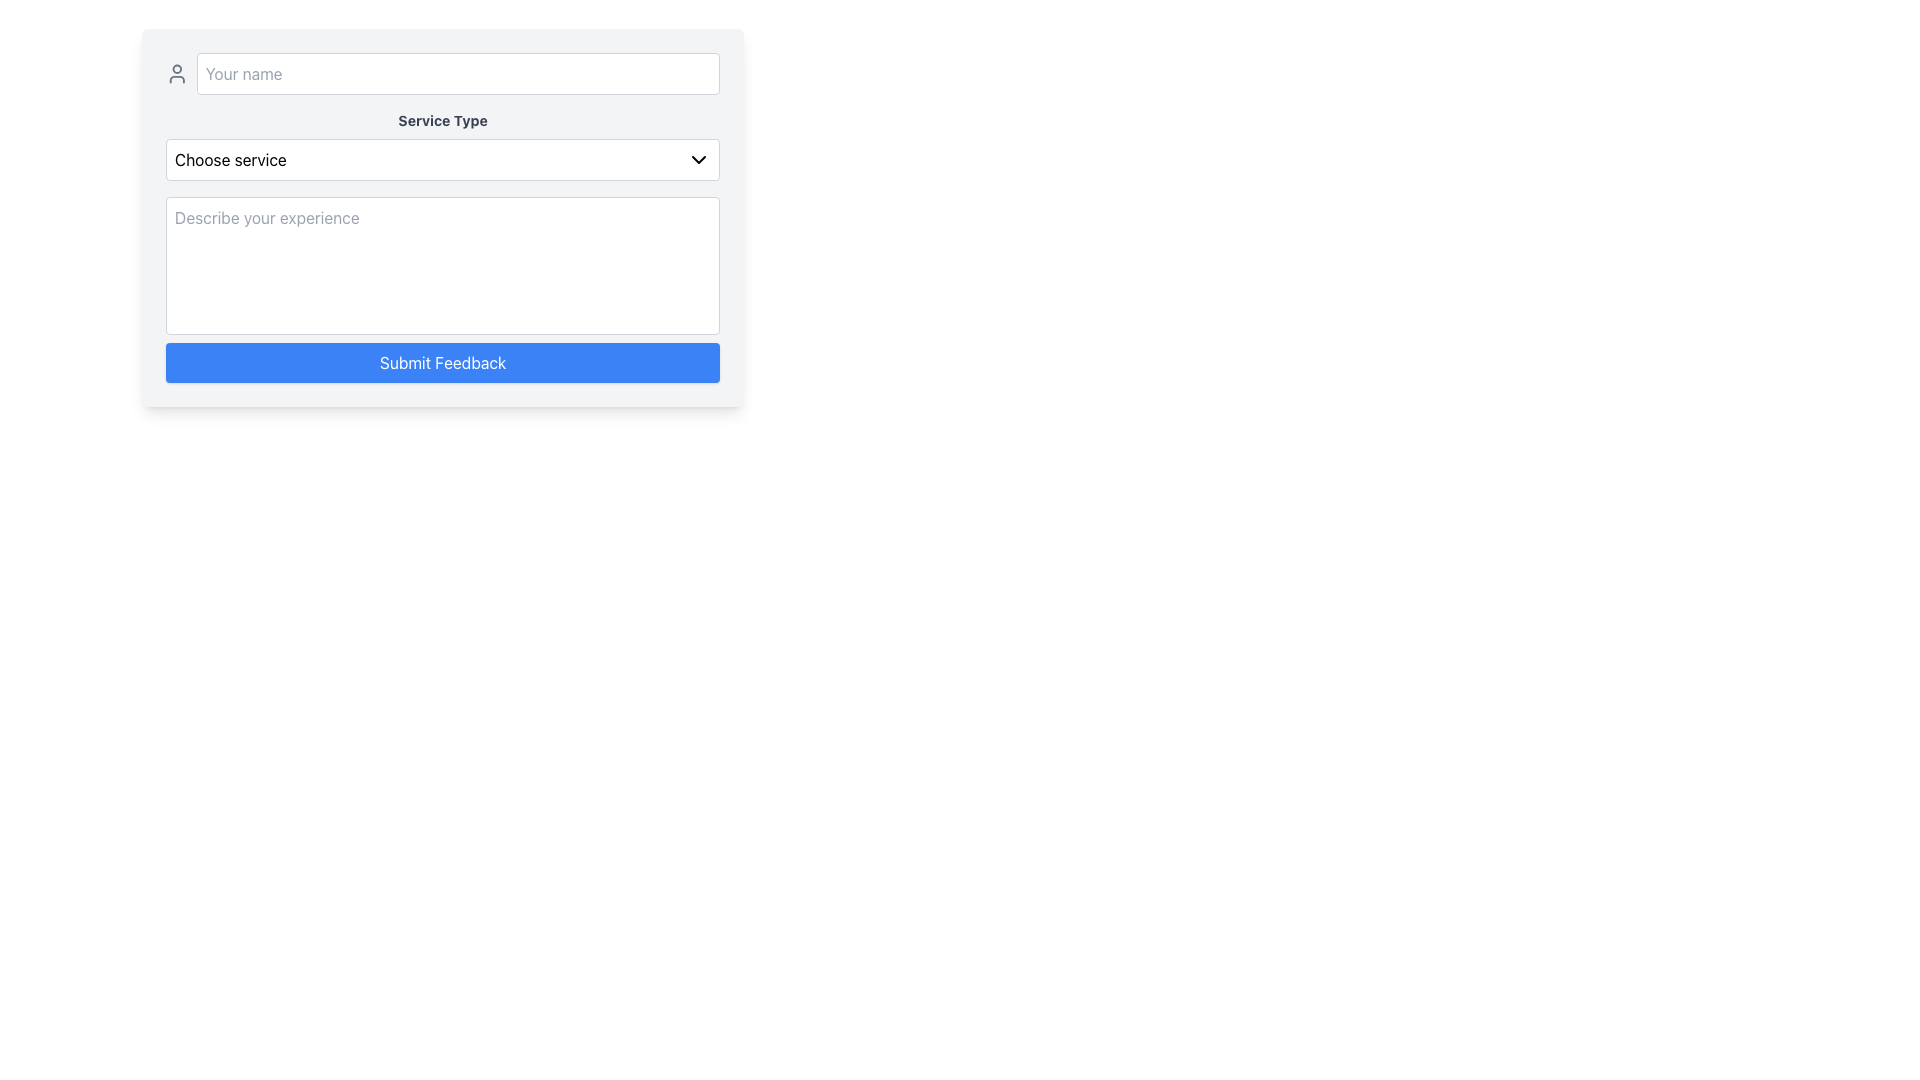  What do you see at coordinates (699, 158) in the screenshot?
I see `the downward-facing chevron icon inside the 'Choose service' dropdown menu` at bounding box center [699, 158].